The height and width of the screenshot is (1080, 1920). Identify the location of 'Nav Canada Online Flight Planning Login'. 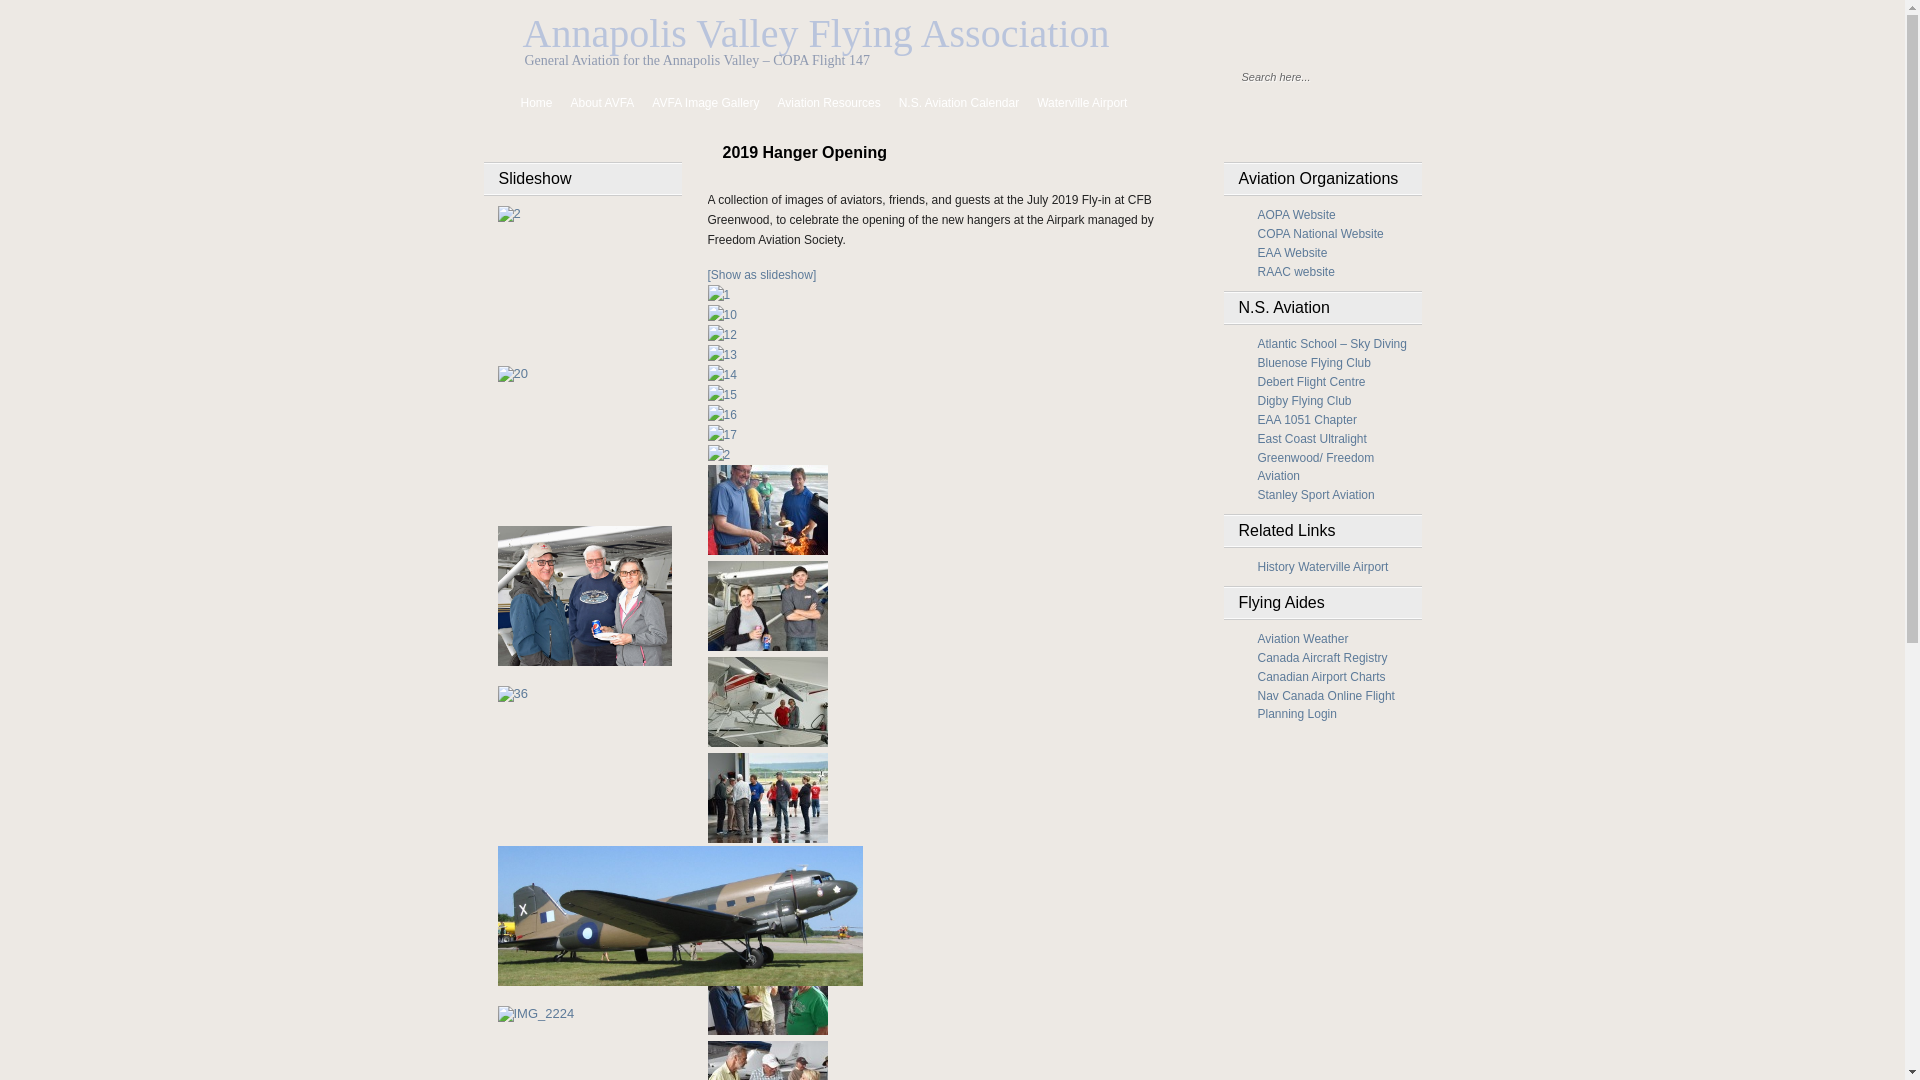
(1326, 704).